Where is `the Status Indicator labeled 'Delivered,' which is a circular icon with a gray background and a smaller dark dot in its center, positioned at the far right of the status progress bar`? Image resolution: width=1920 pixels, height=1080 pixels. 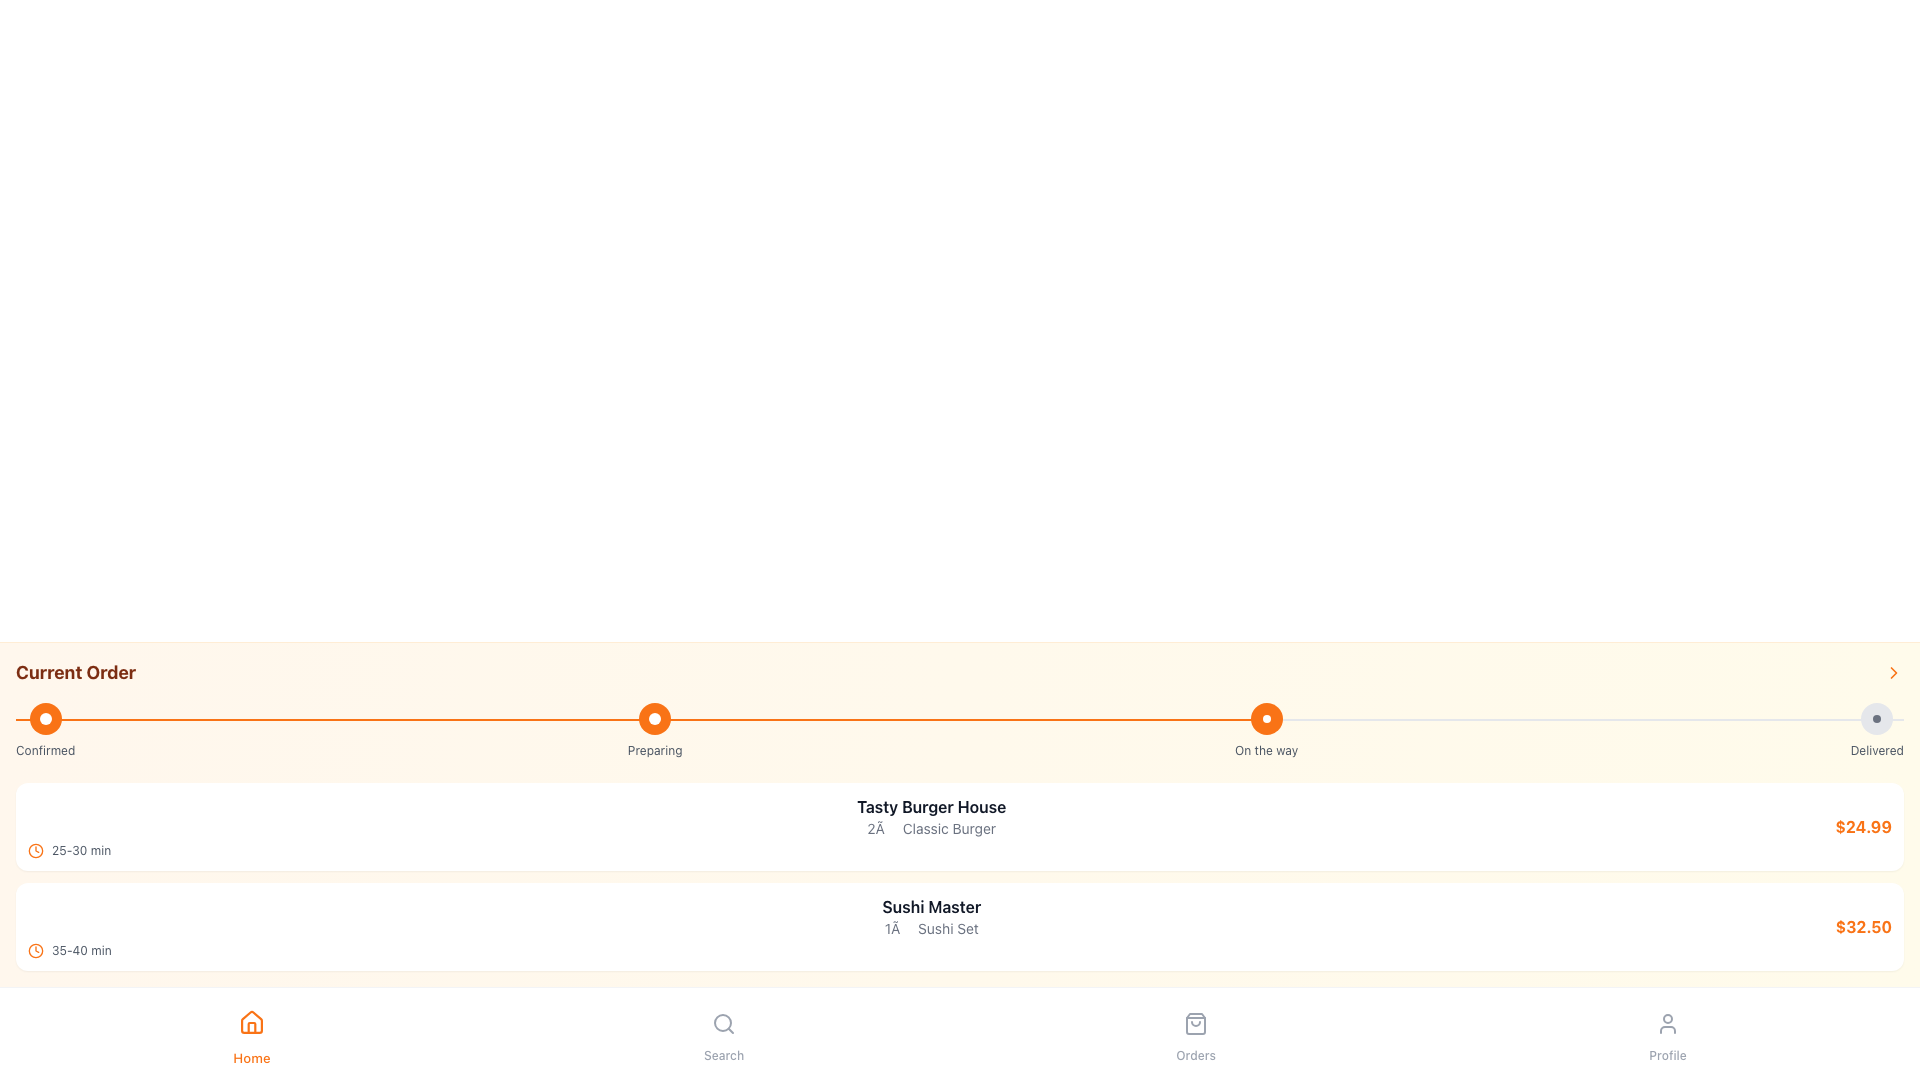
the Status Indicator labeled 'Delivered,' which is a circular icon with a gray background and a smaller dark dot in its center, positioned at the far right of the status progress bar is located at coordinates (1876, 731).